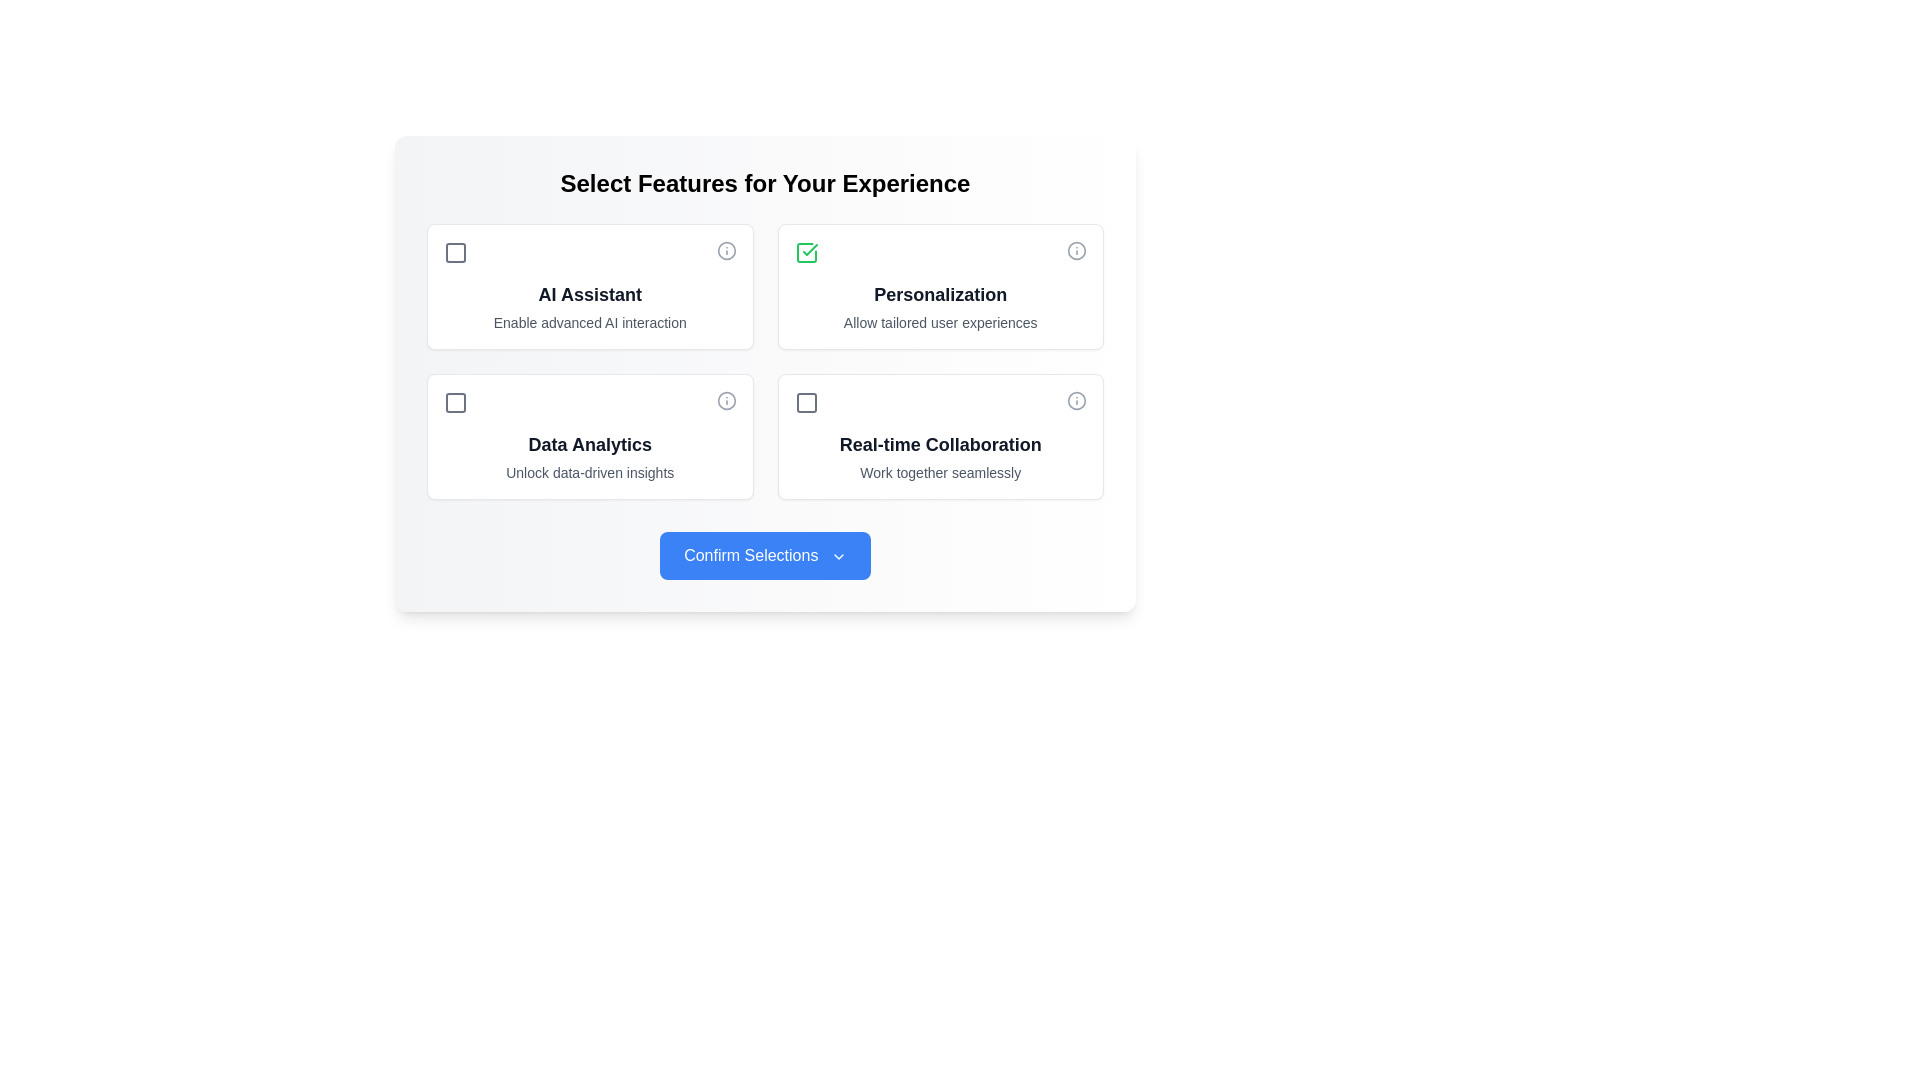  What do you see at coordinates (806, 402) in the screenshot?
I see `the rounded rectangle graphical shape that indicates selection or status within the 'Real-time Collaboration' option in the Select Features section` at bounding box center [806, 402].